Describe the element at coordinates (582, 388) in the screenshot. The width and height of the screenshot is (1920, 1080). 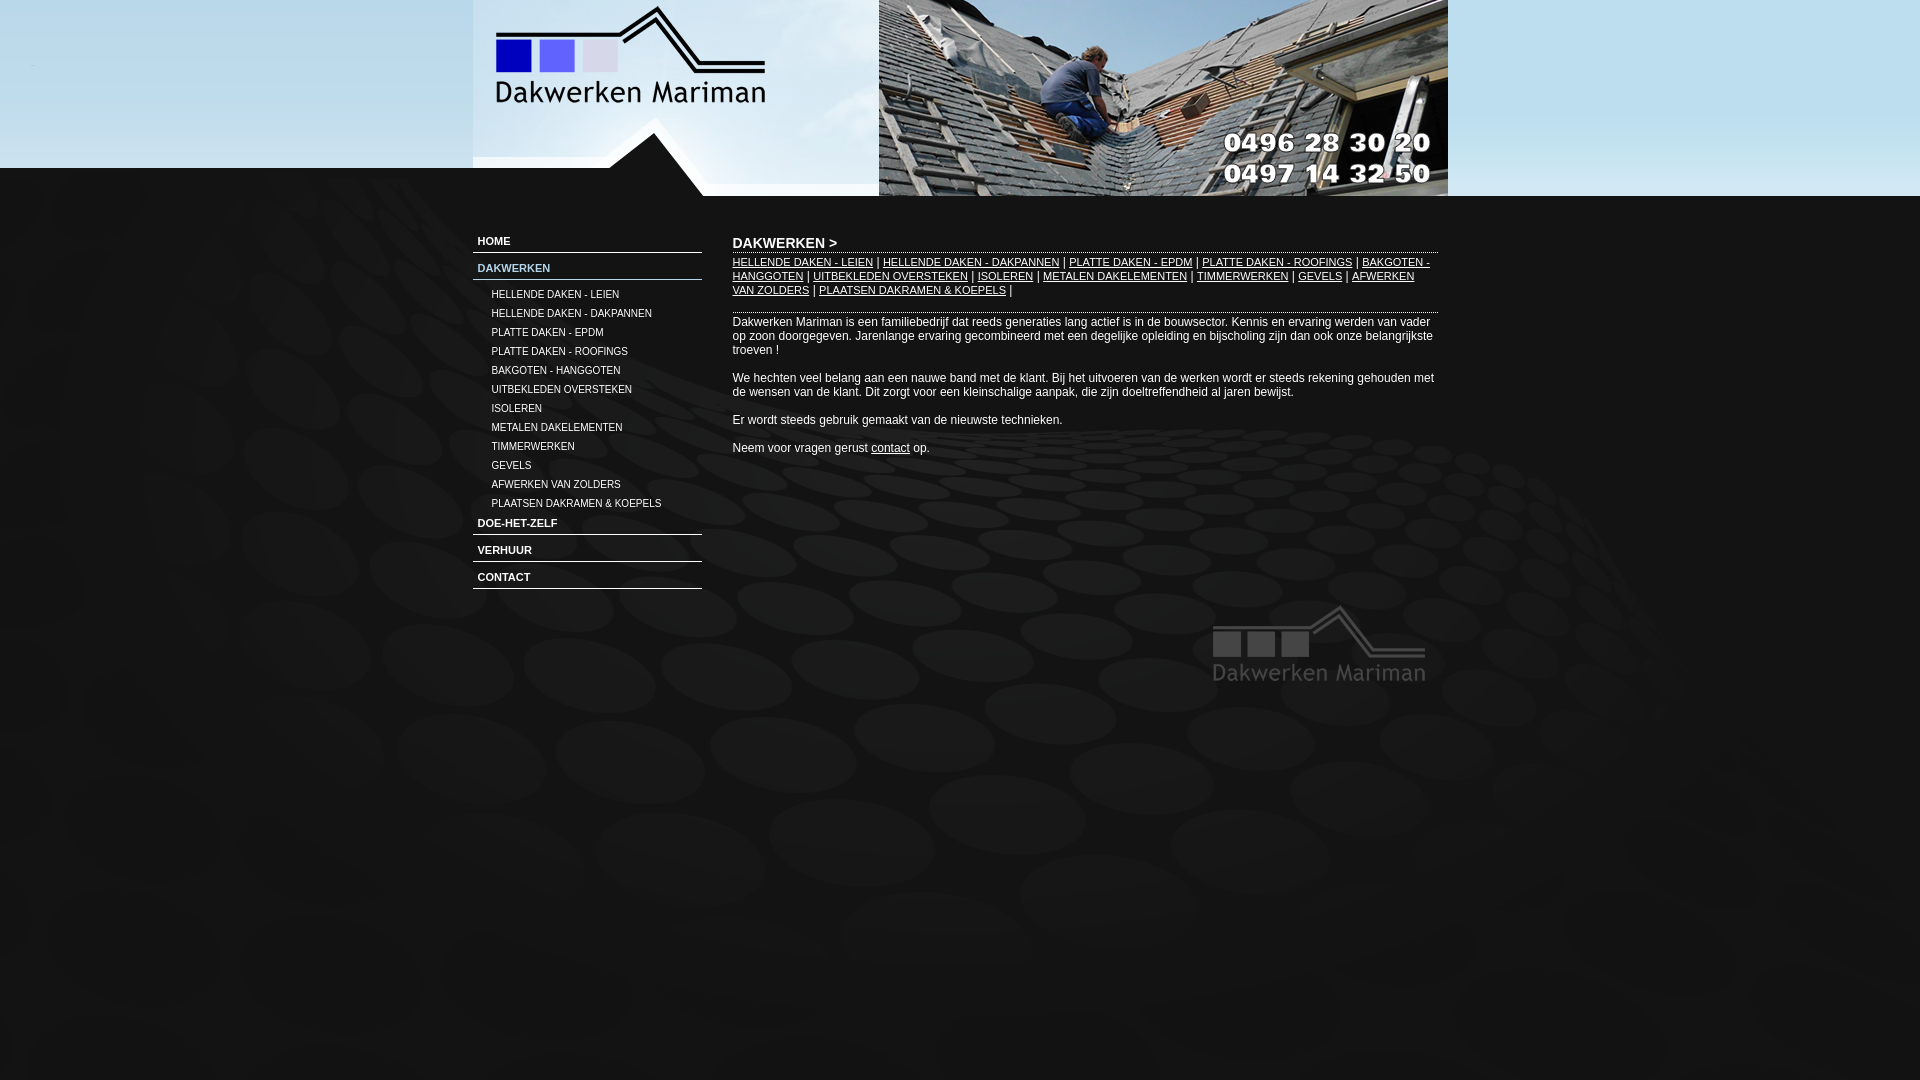
I see `'UITBEKLEDEN OVERSTEKEN'` at that location.